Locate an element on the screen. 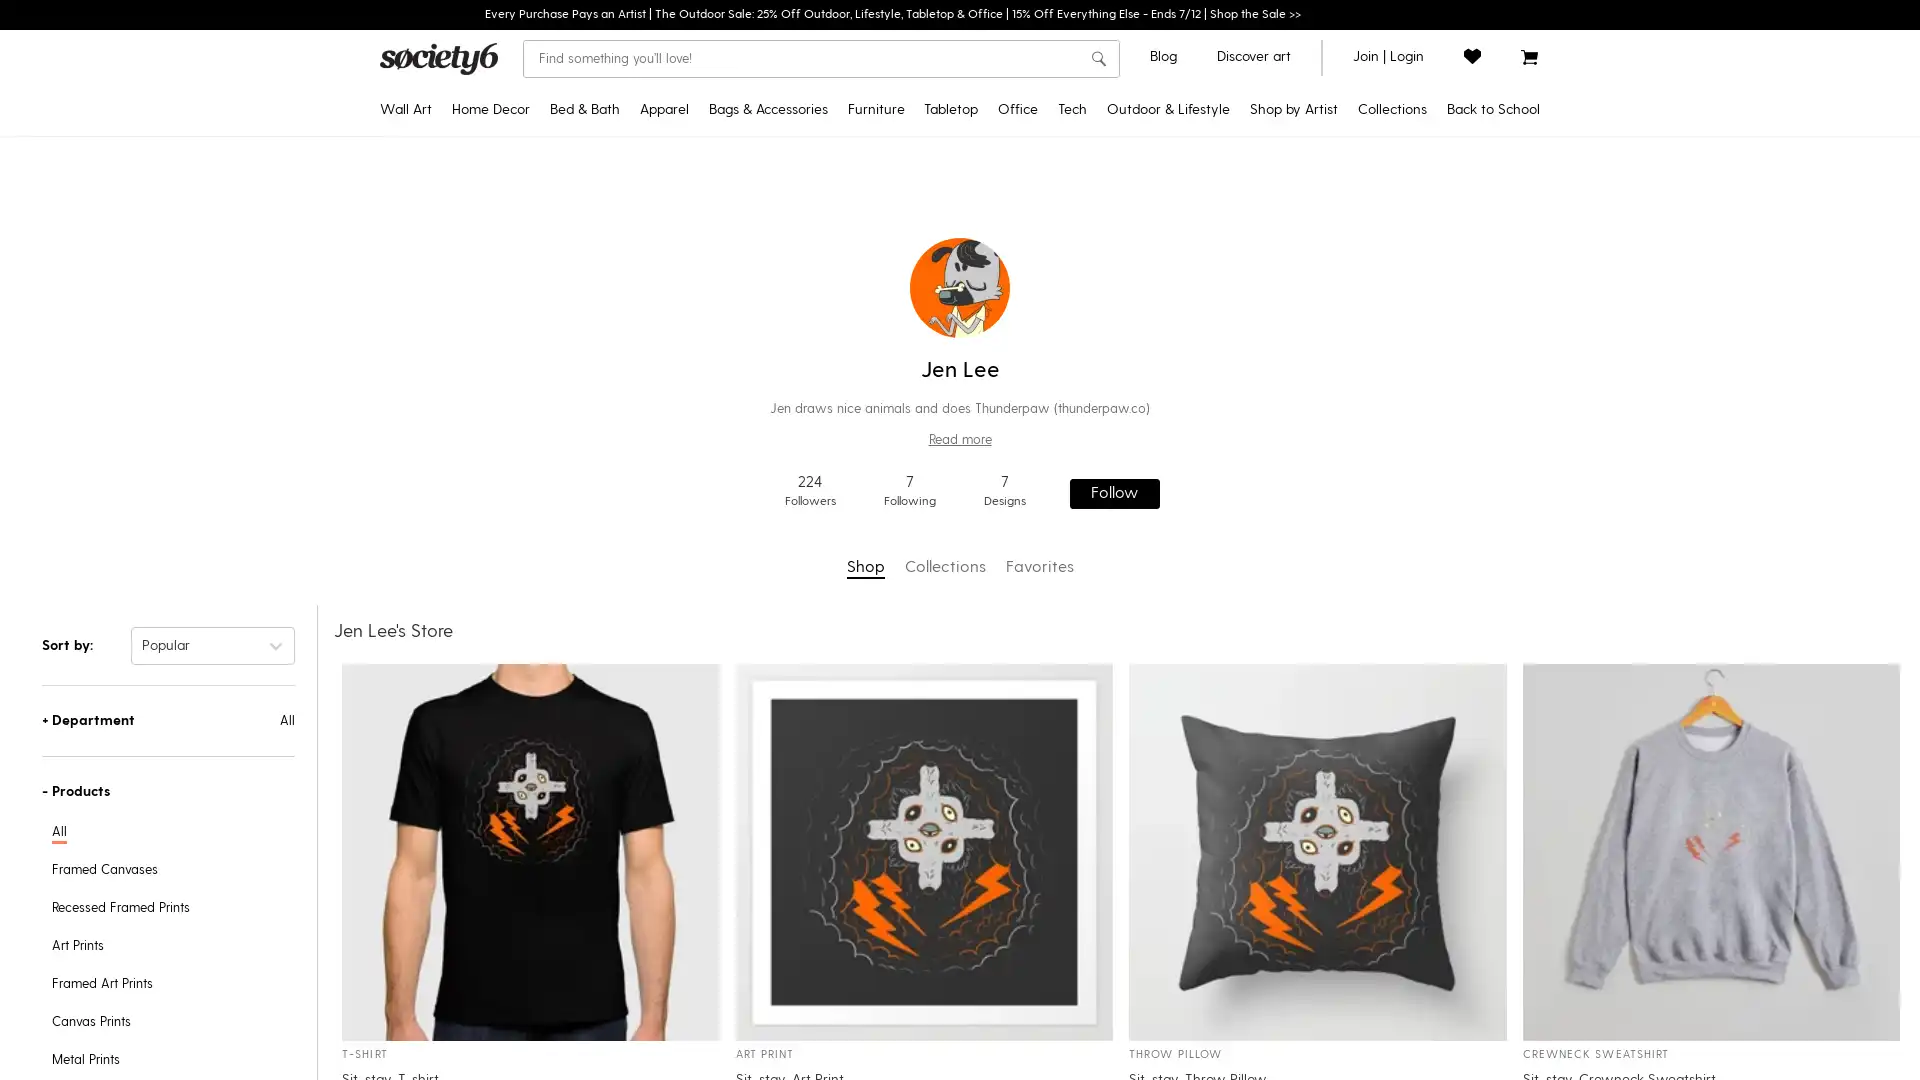 Image resolution: width=1920 pixels, height=1080 pixels. Android Wallet Cases is located at coordinates (1143, 256).